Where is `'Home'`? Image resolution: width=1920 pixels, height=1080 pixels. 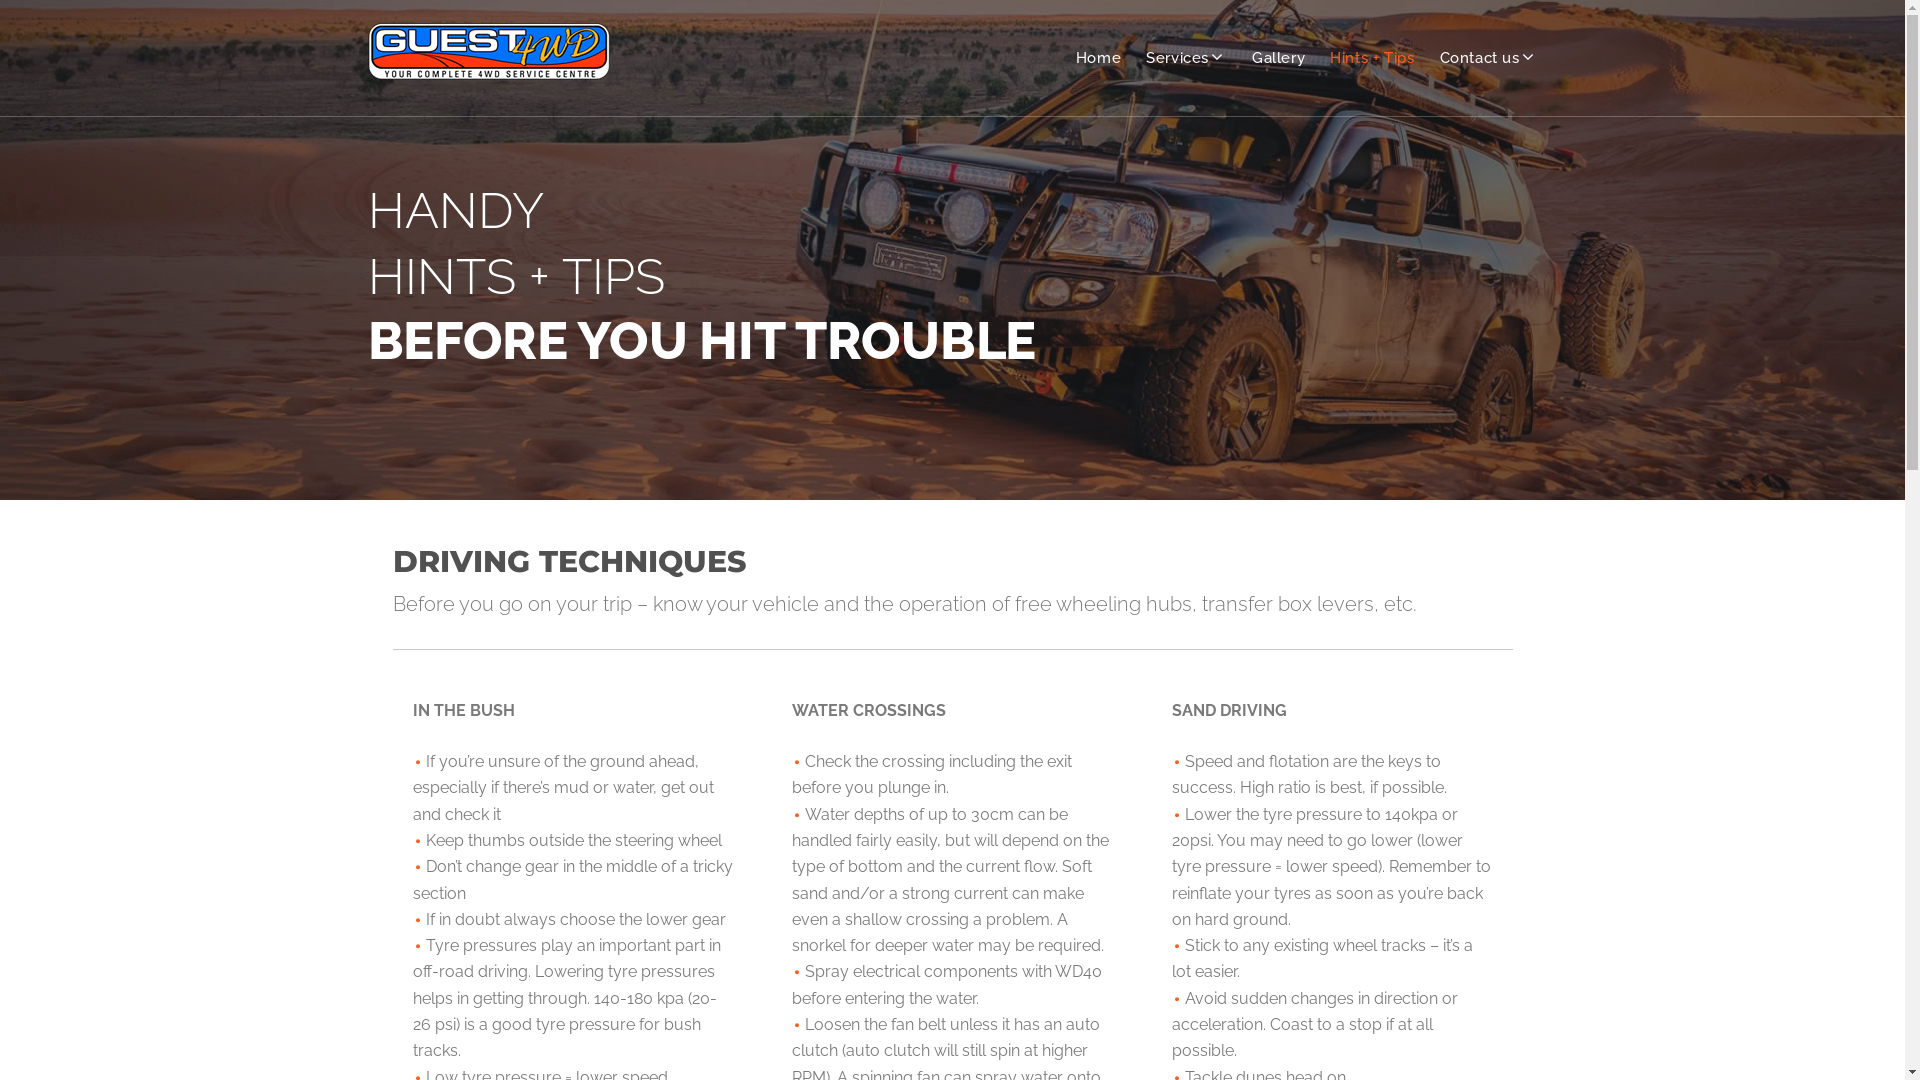
'Home' is located at coordinates (1097, 57).